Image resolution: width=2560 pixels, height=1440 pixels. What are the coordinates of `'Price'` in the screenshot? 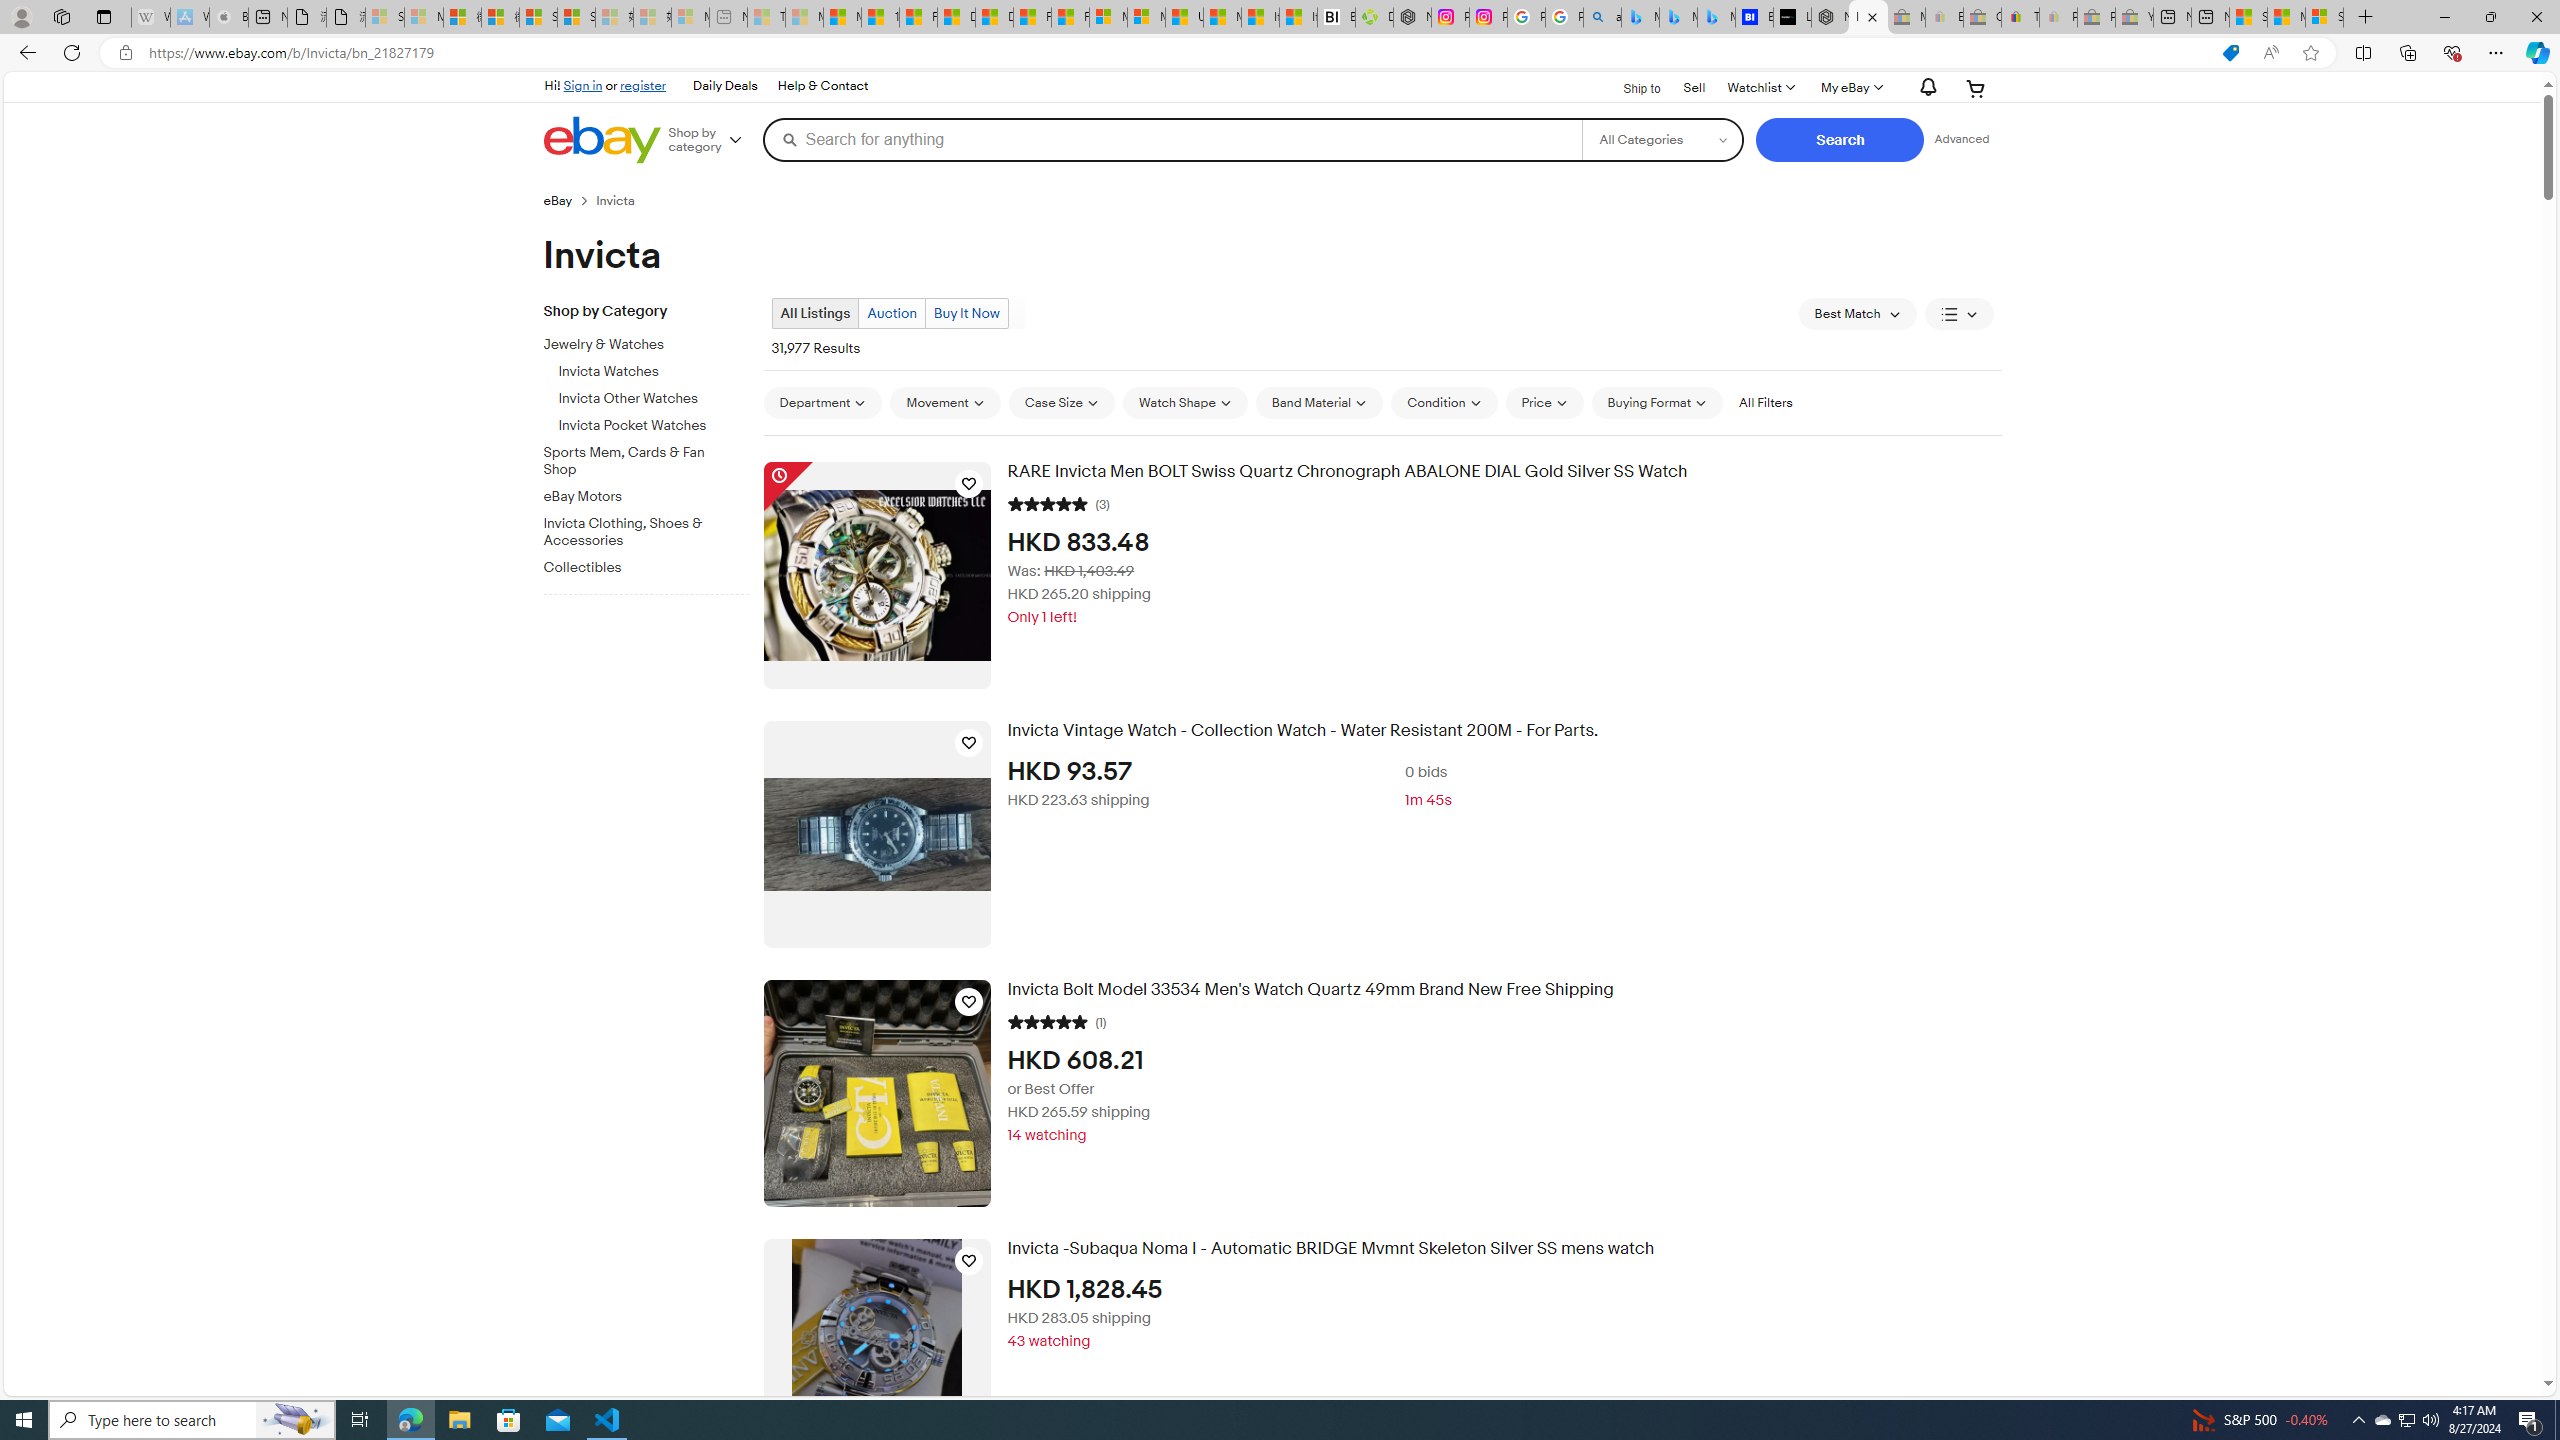 It's located at (1544, 402).